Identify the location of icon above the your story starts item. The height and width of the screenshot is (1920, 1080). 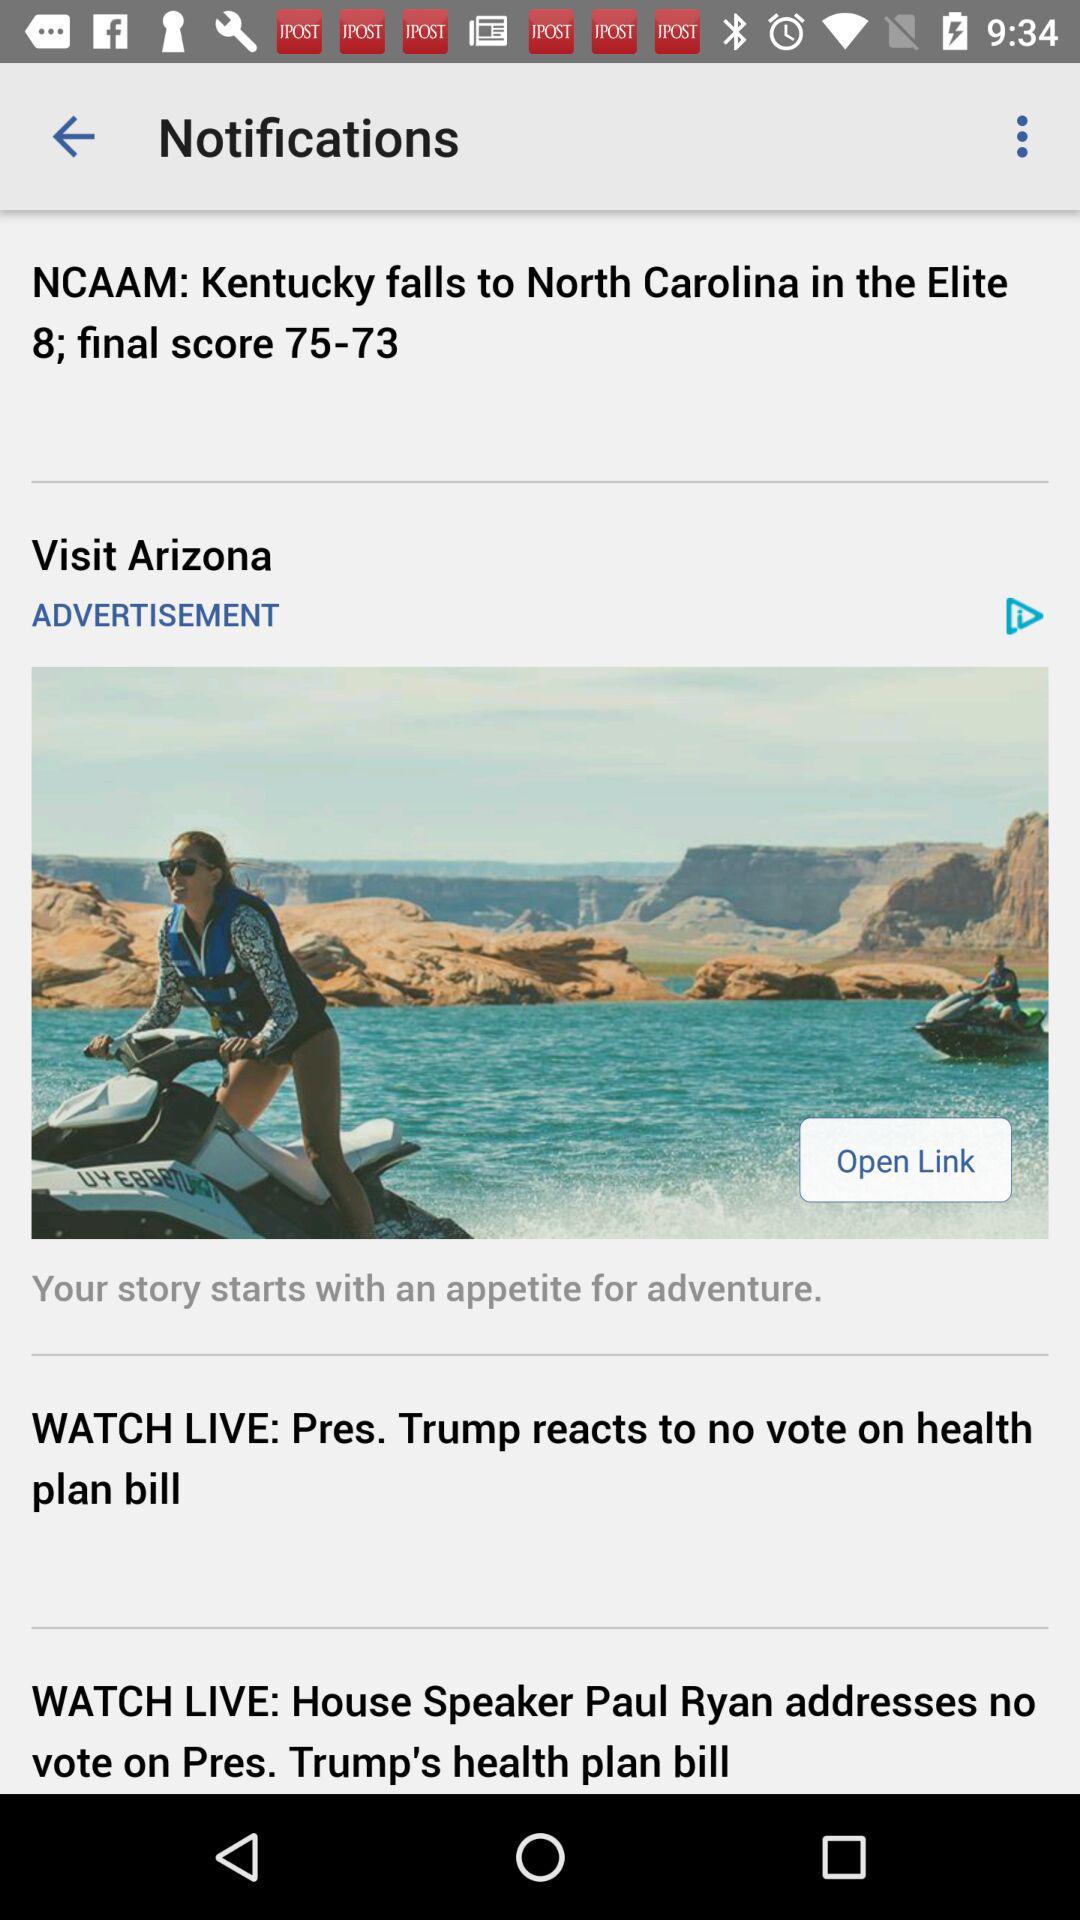
(540, 951).